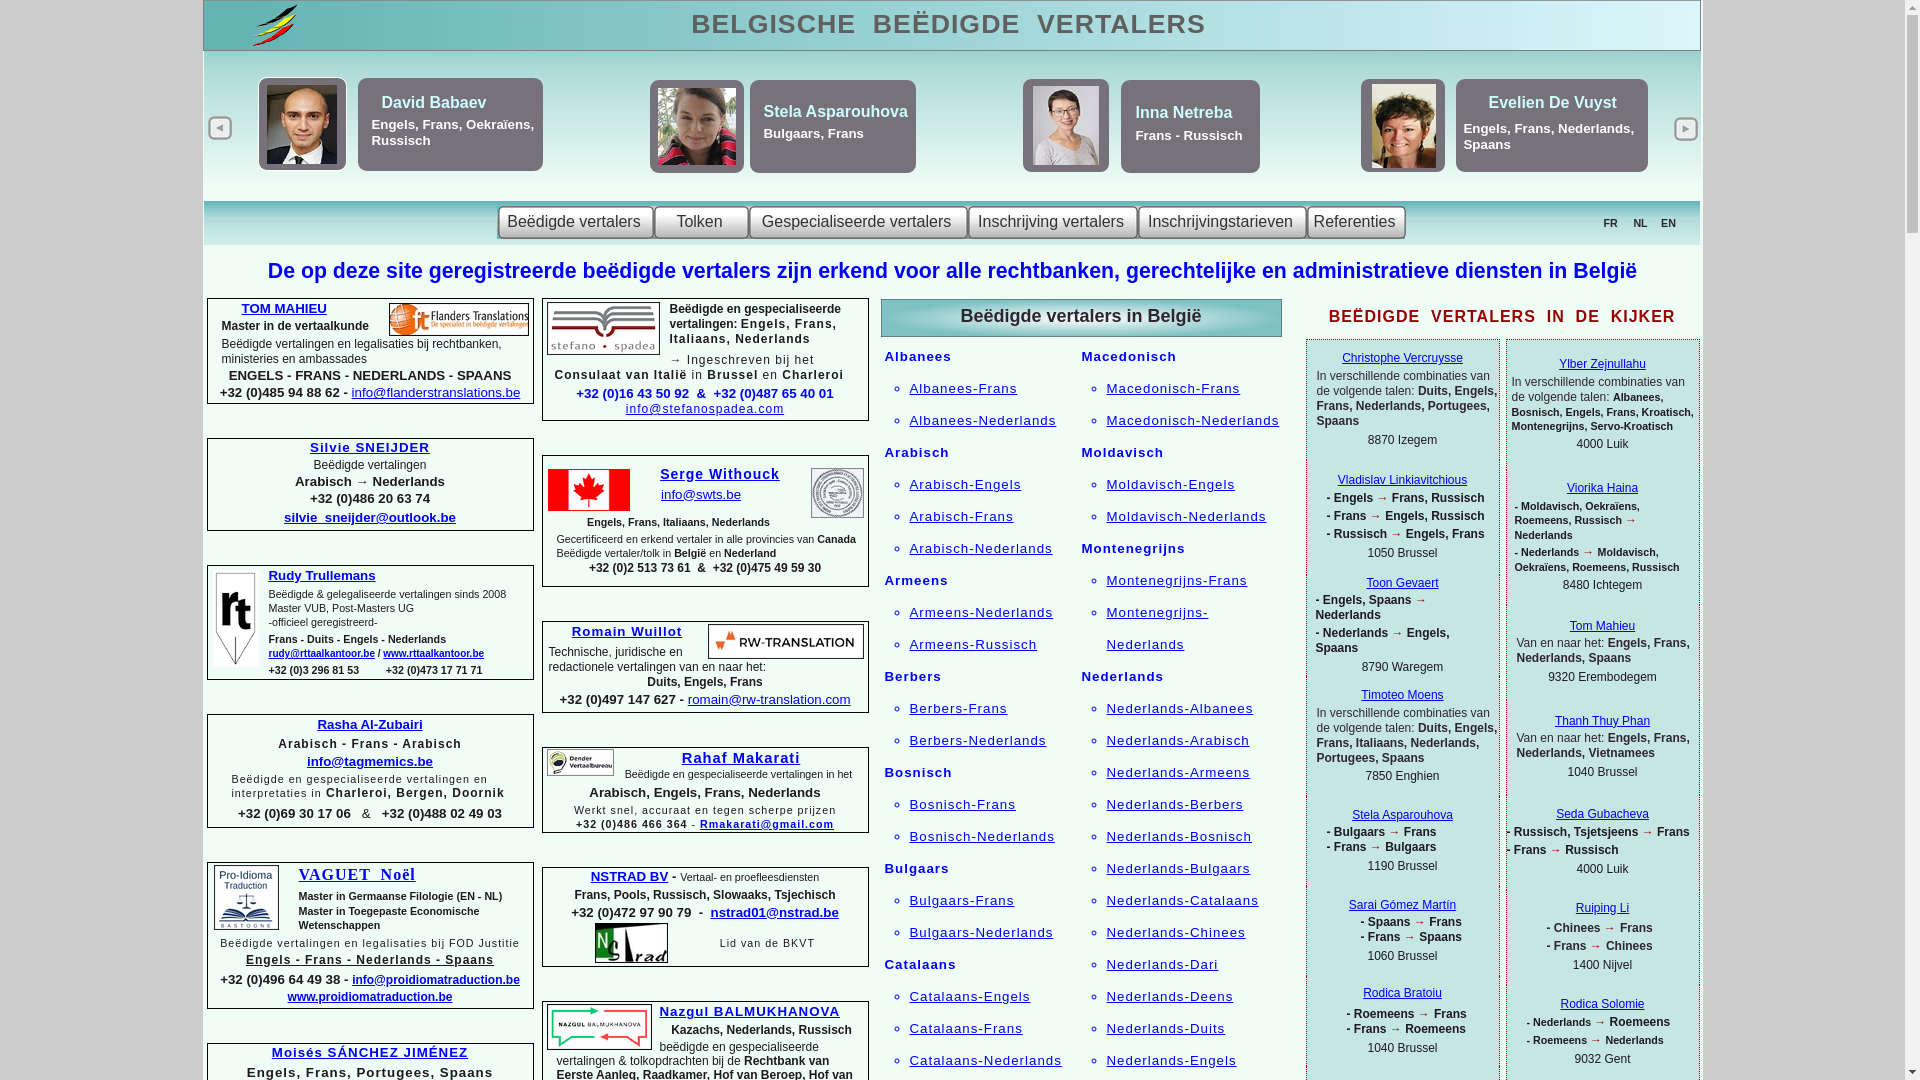  Describe the element at coordinates (982, 836) in the screenshot. I see `'Bosnisch-Nederlands'` at that location.